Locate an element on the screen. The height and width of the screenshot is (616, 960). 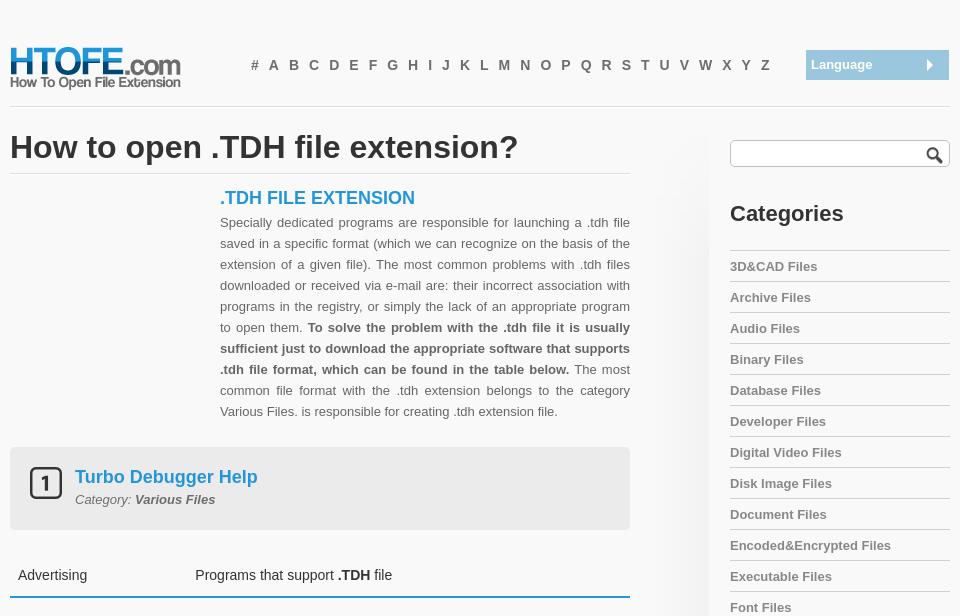
'Various Files' is located at coordinates (133, 498).